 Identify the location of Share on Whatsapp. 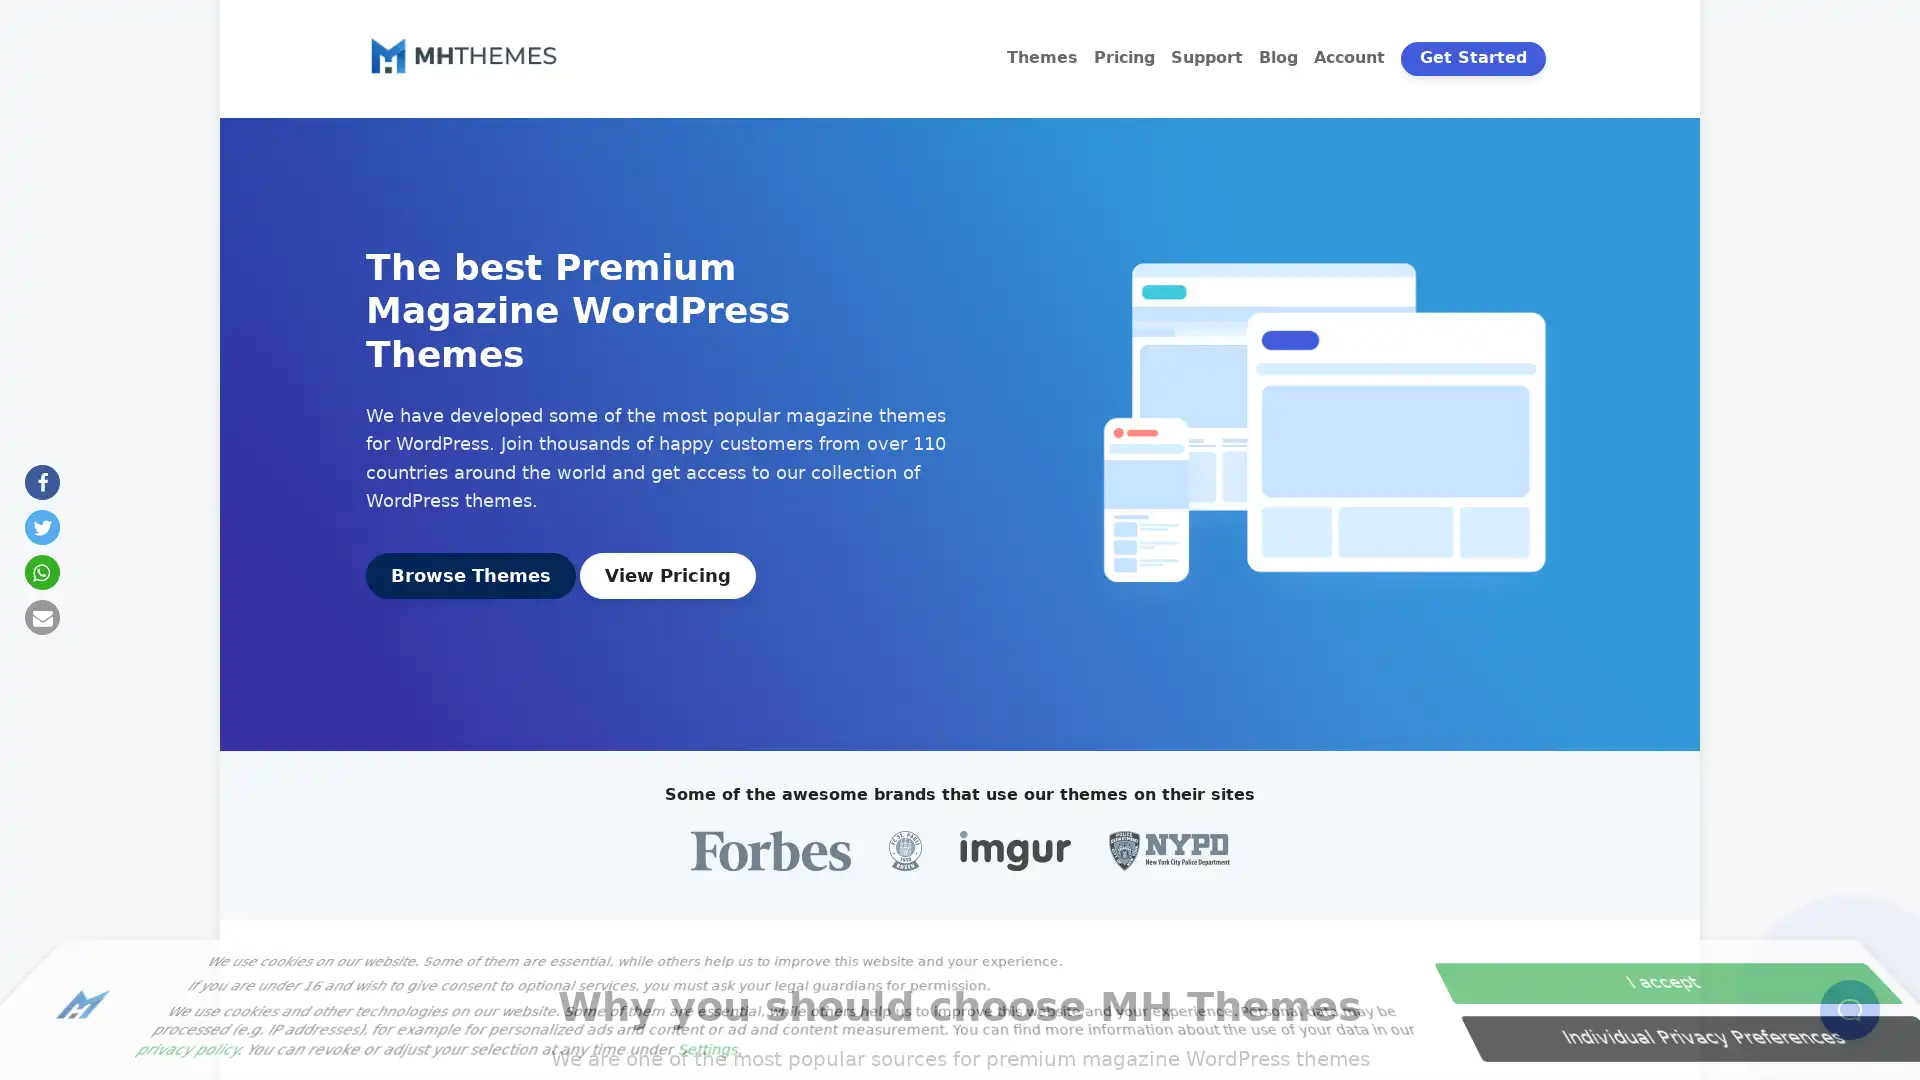
(42, 572).